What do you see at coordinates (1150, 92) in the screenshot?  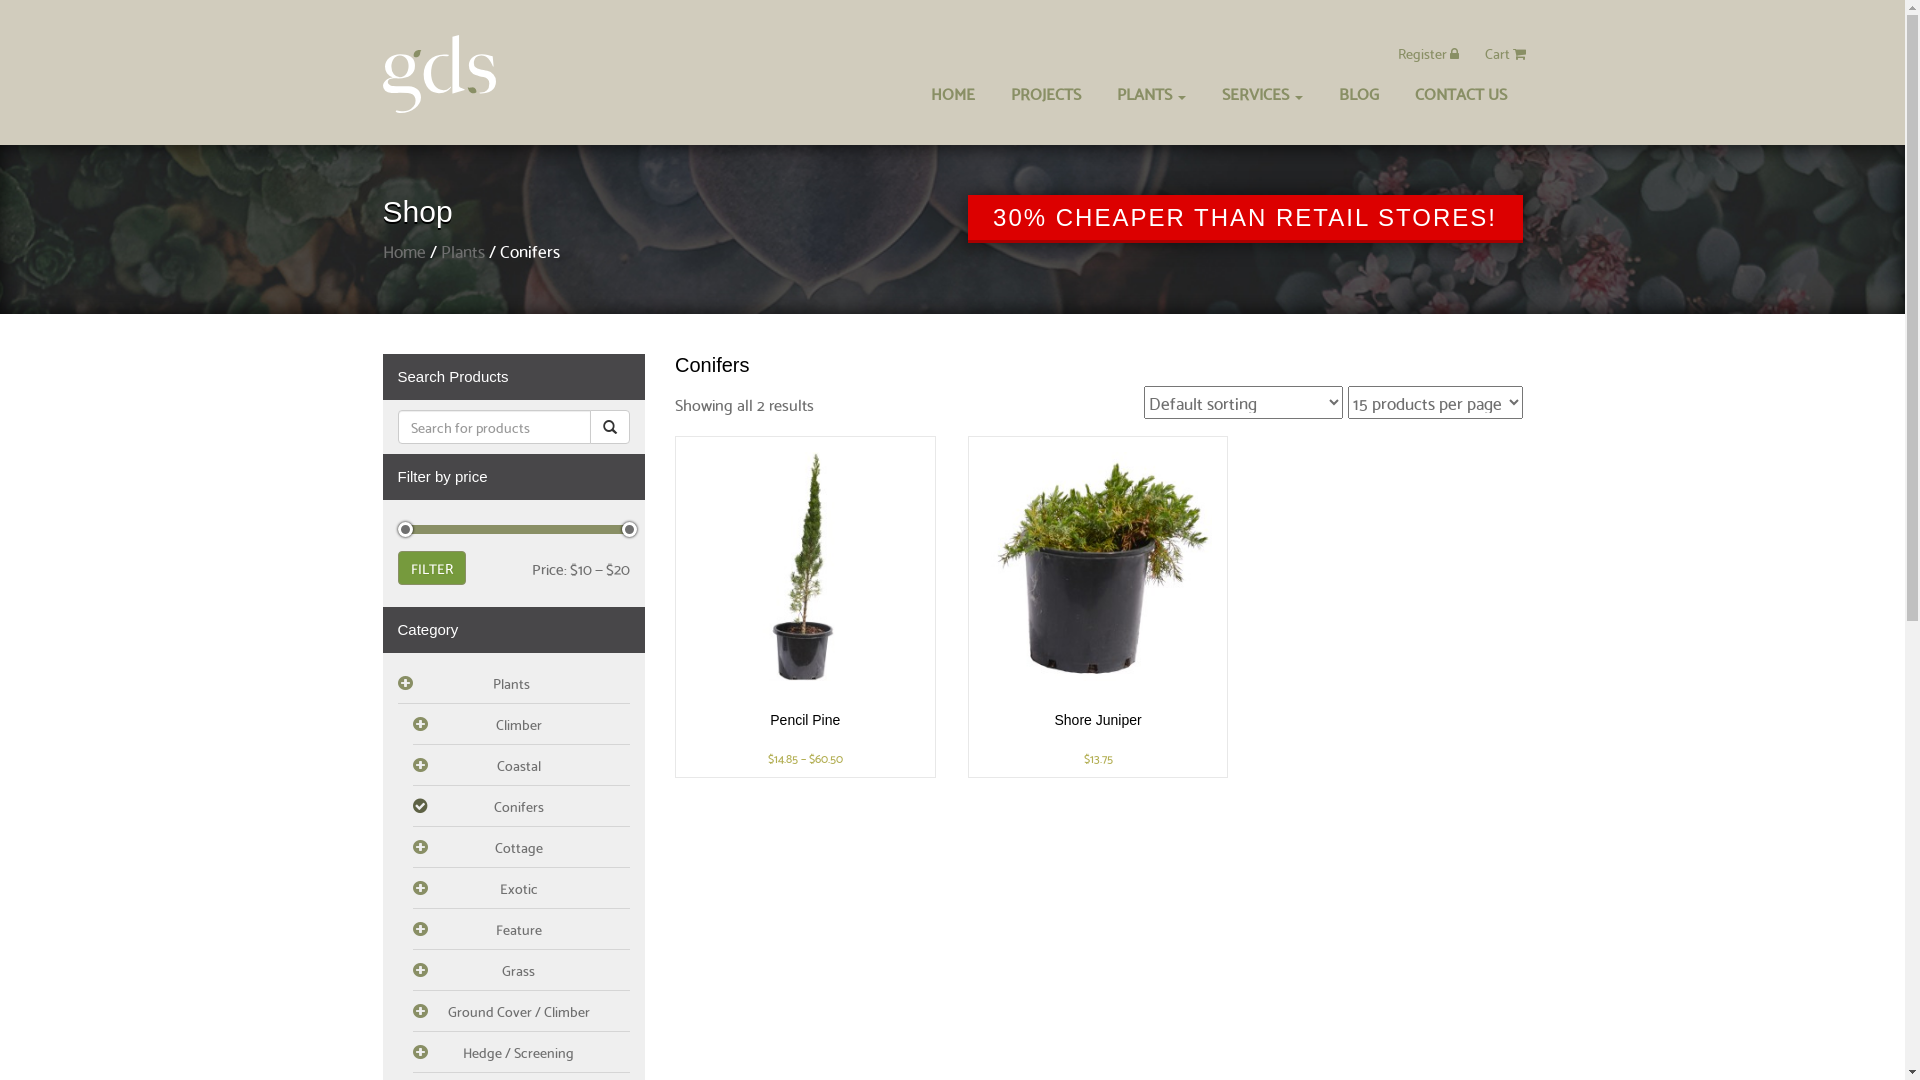 I see `'PLANTS'` at bounding box center [1150, 92].